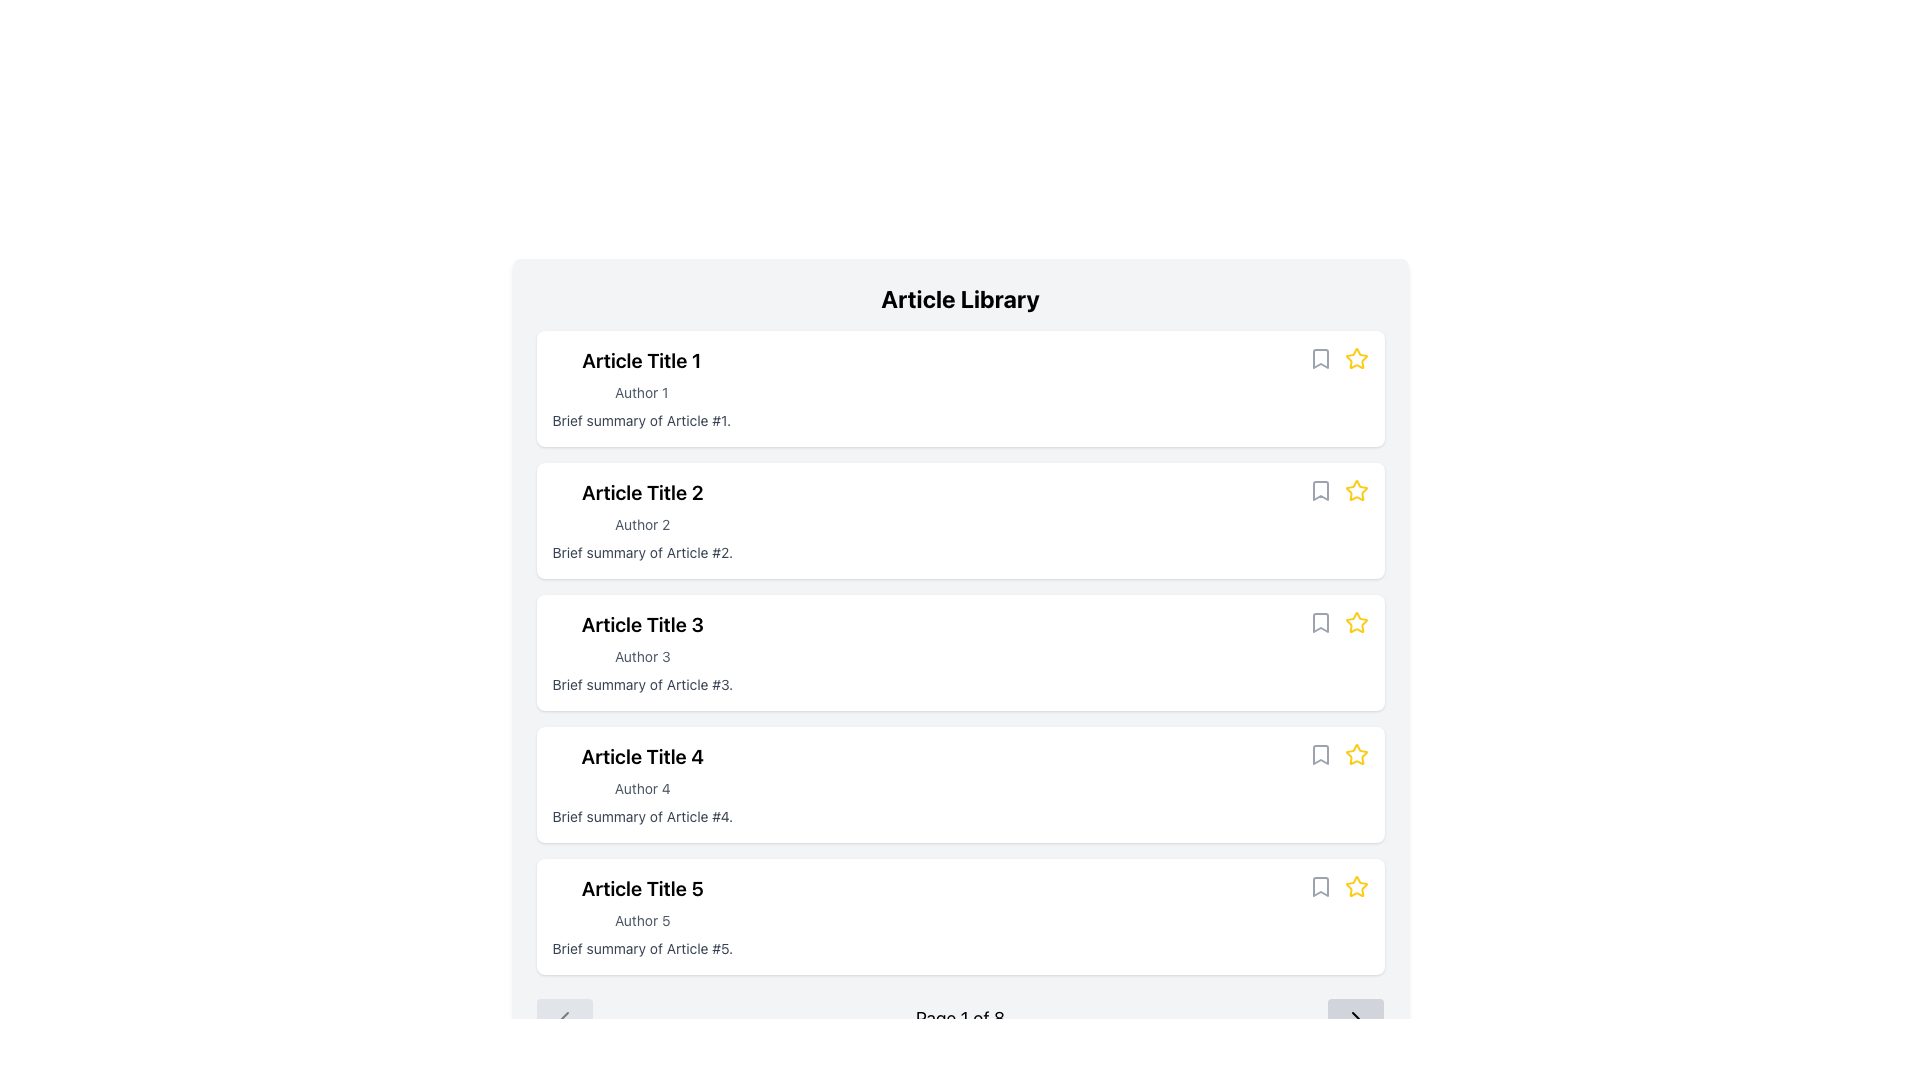 The width and height of the screenshot is (1920, 1080). I want to click on the gray bookmark icon located on the right side of the list item for 'Article Title 2' to bookmark the article, so click(1320, 490).